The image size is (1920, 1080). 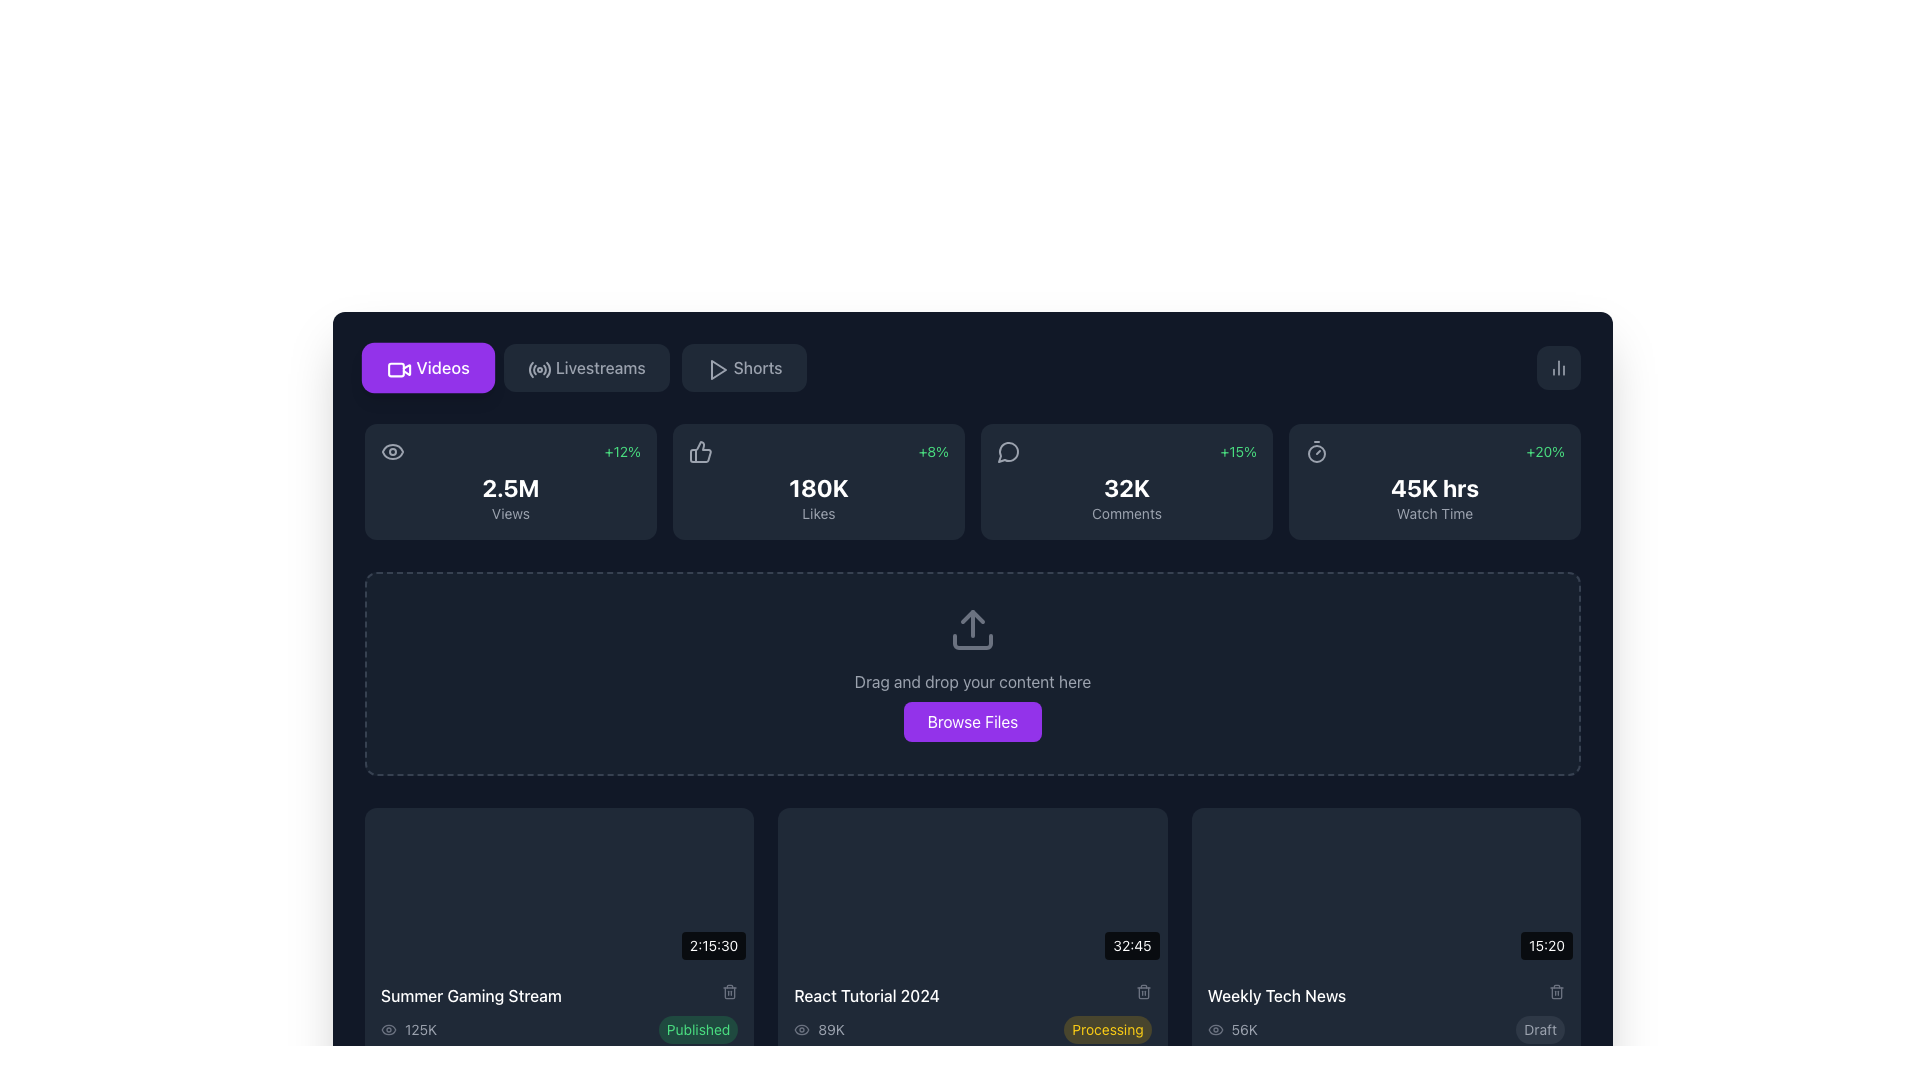 What do you see at coordinates (470, 995) in the screenshot?
I see `the text label or heading that identifies the associated content in the leftmost card's title area, located in the lower third of the interface` at bounding box center [470, 995].